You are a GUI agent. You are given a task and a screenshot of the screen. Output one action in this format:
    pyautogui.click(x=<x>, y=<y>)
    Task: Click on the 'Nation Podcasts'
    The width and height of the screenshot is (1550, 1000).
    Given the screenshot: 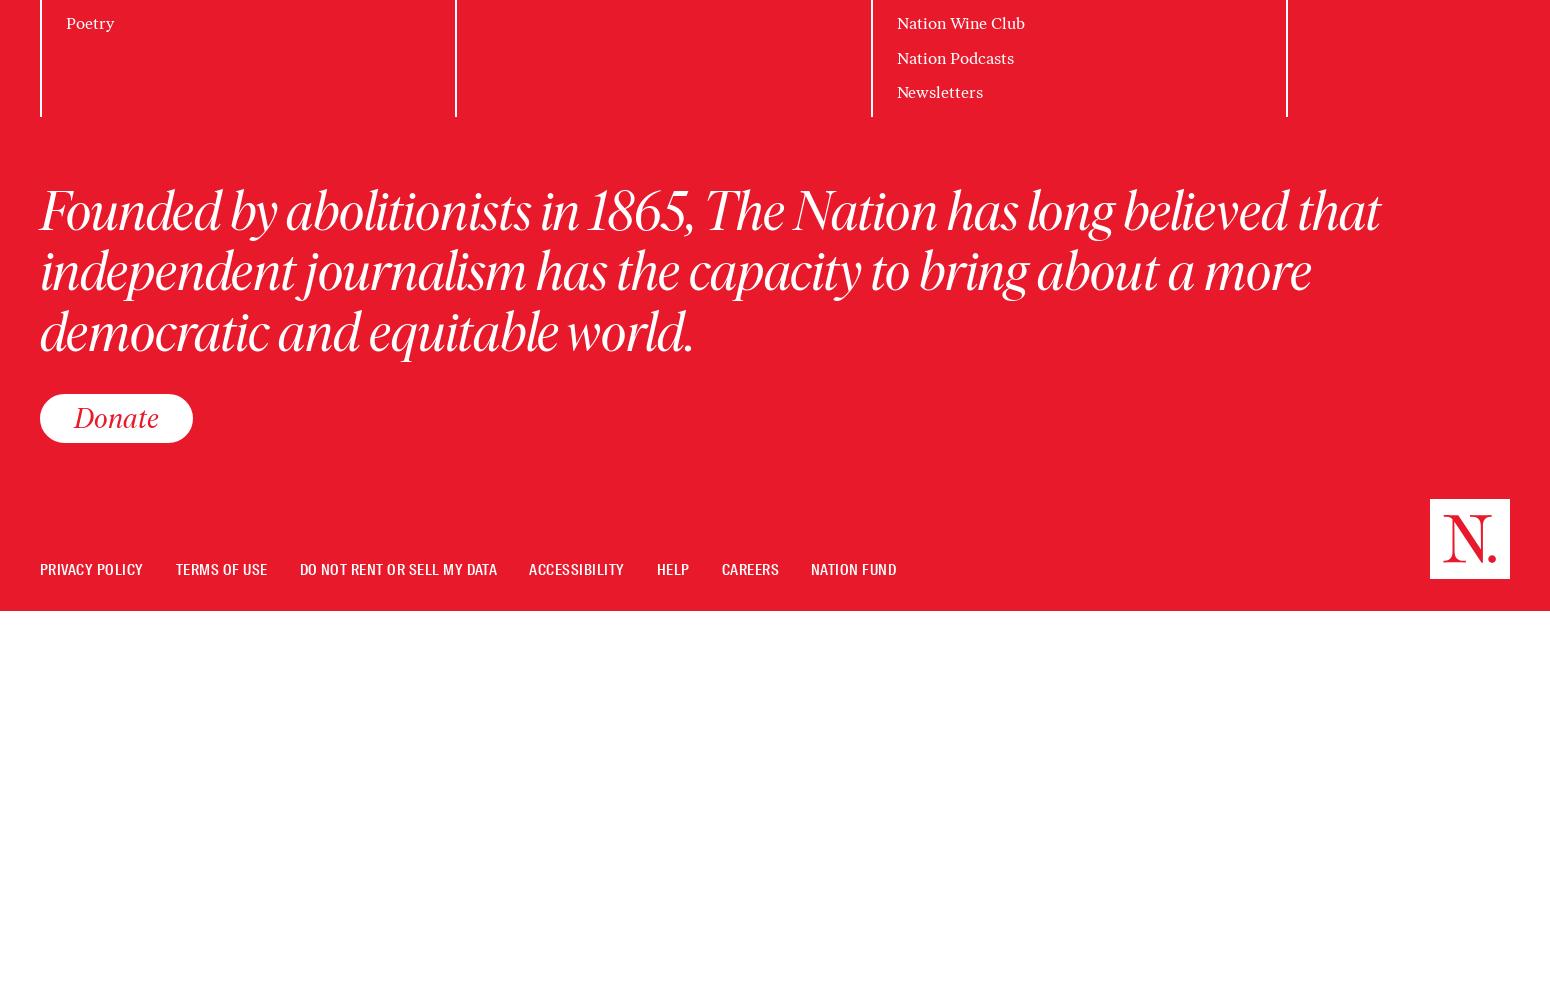 What is the action you would take?
    pyautogui.click(x=953, y=57)
    